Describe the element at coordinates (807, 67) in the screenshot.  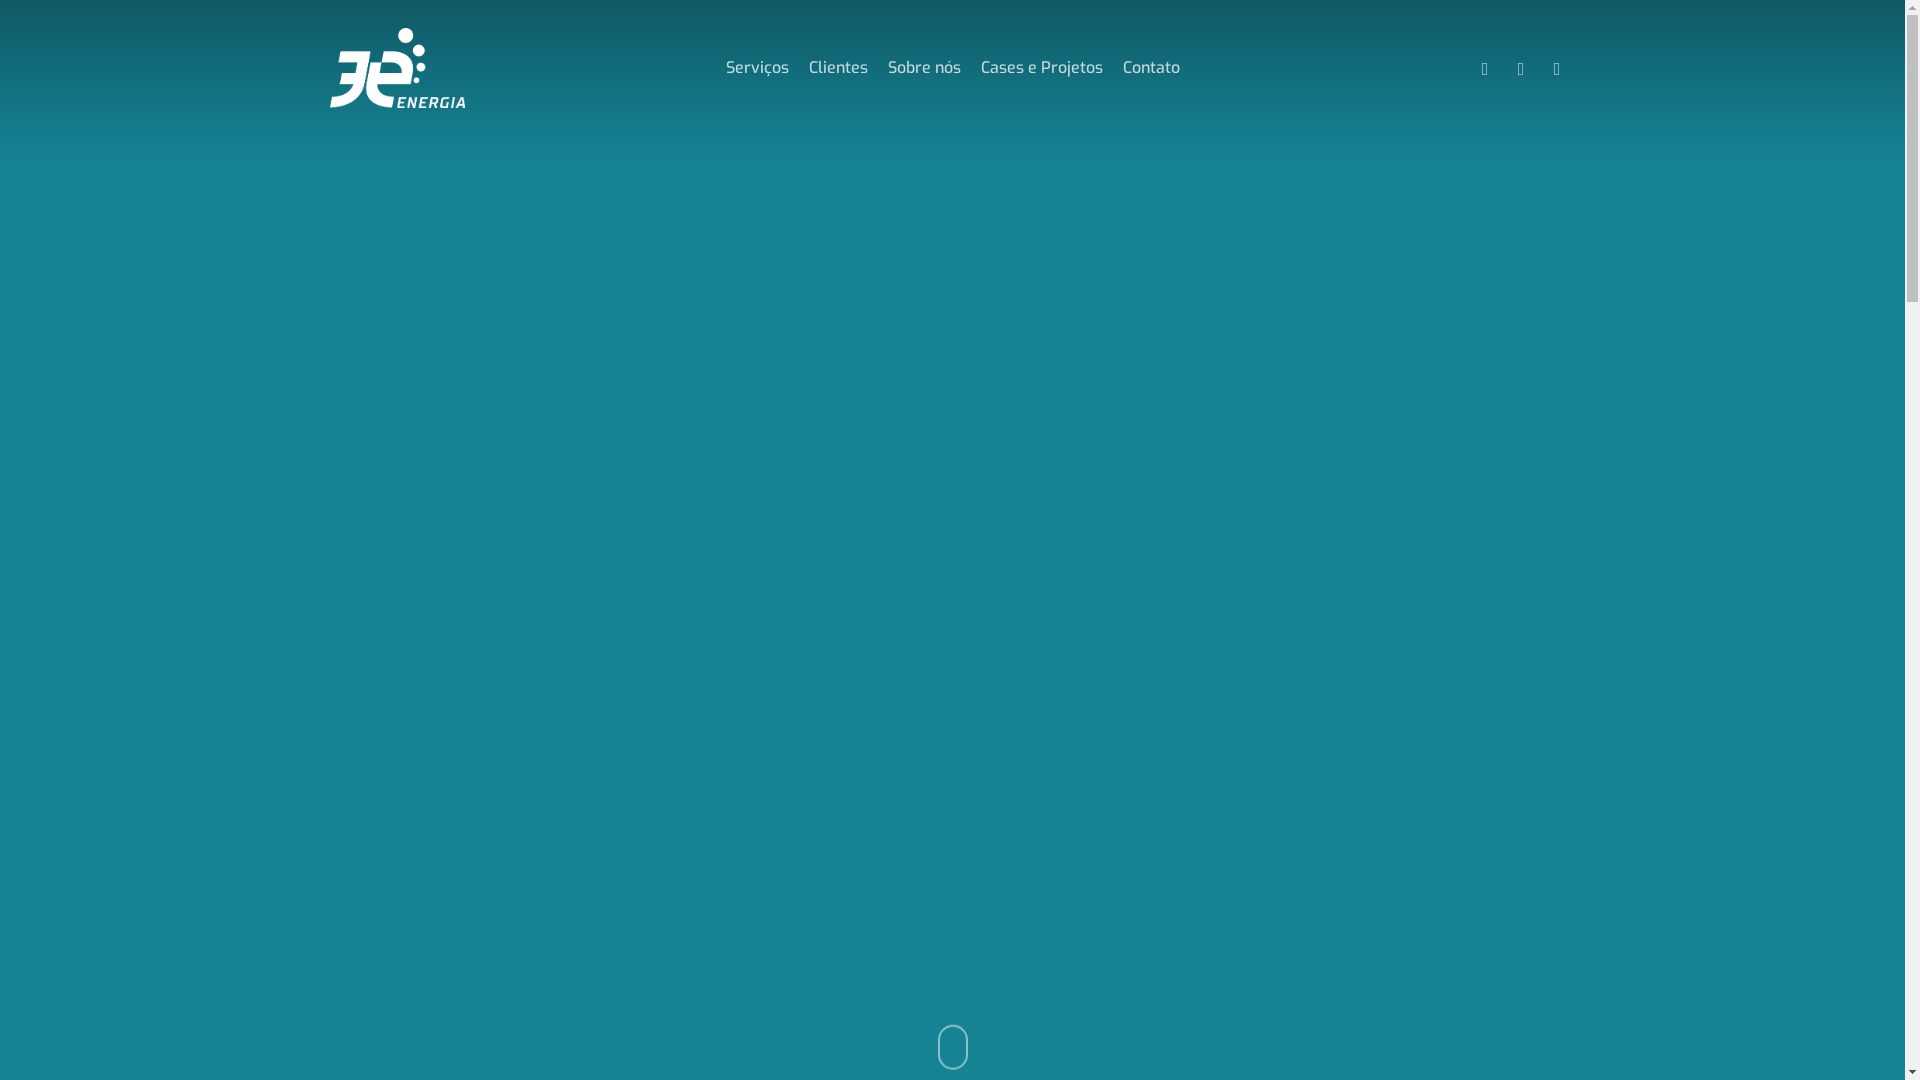
I see `'Clientes'` at that location.